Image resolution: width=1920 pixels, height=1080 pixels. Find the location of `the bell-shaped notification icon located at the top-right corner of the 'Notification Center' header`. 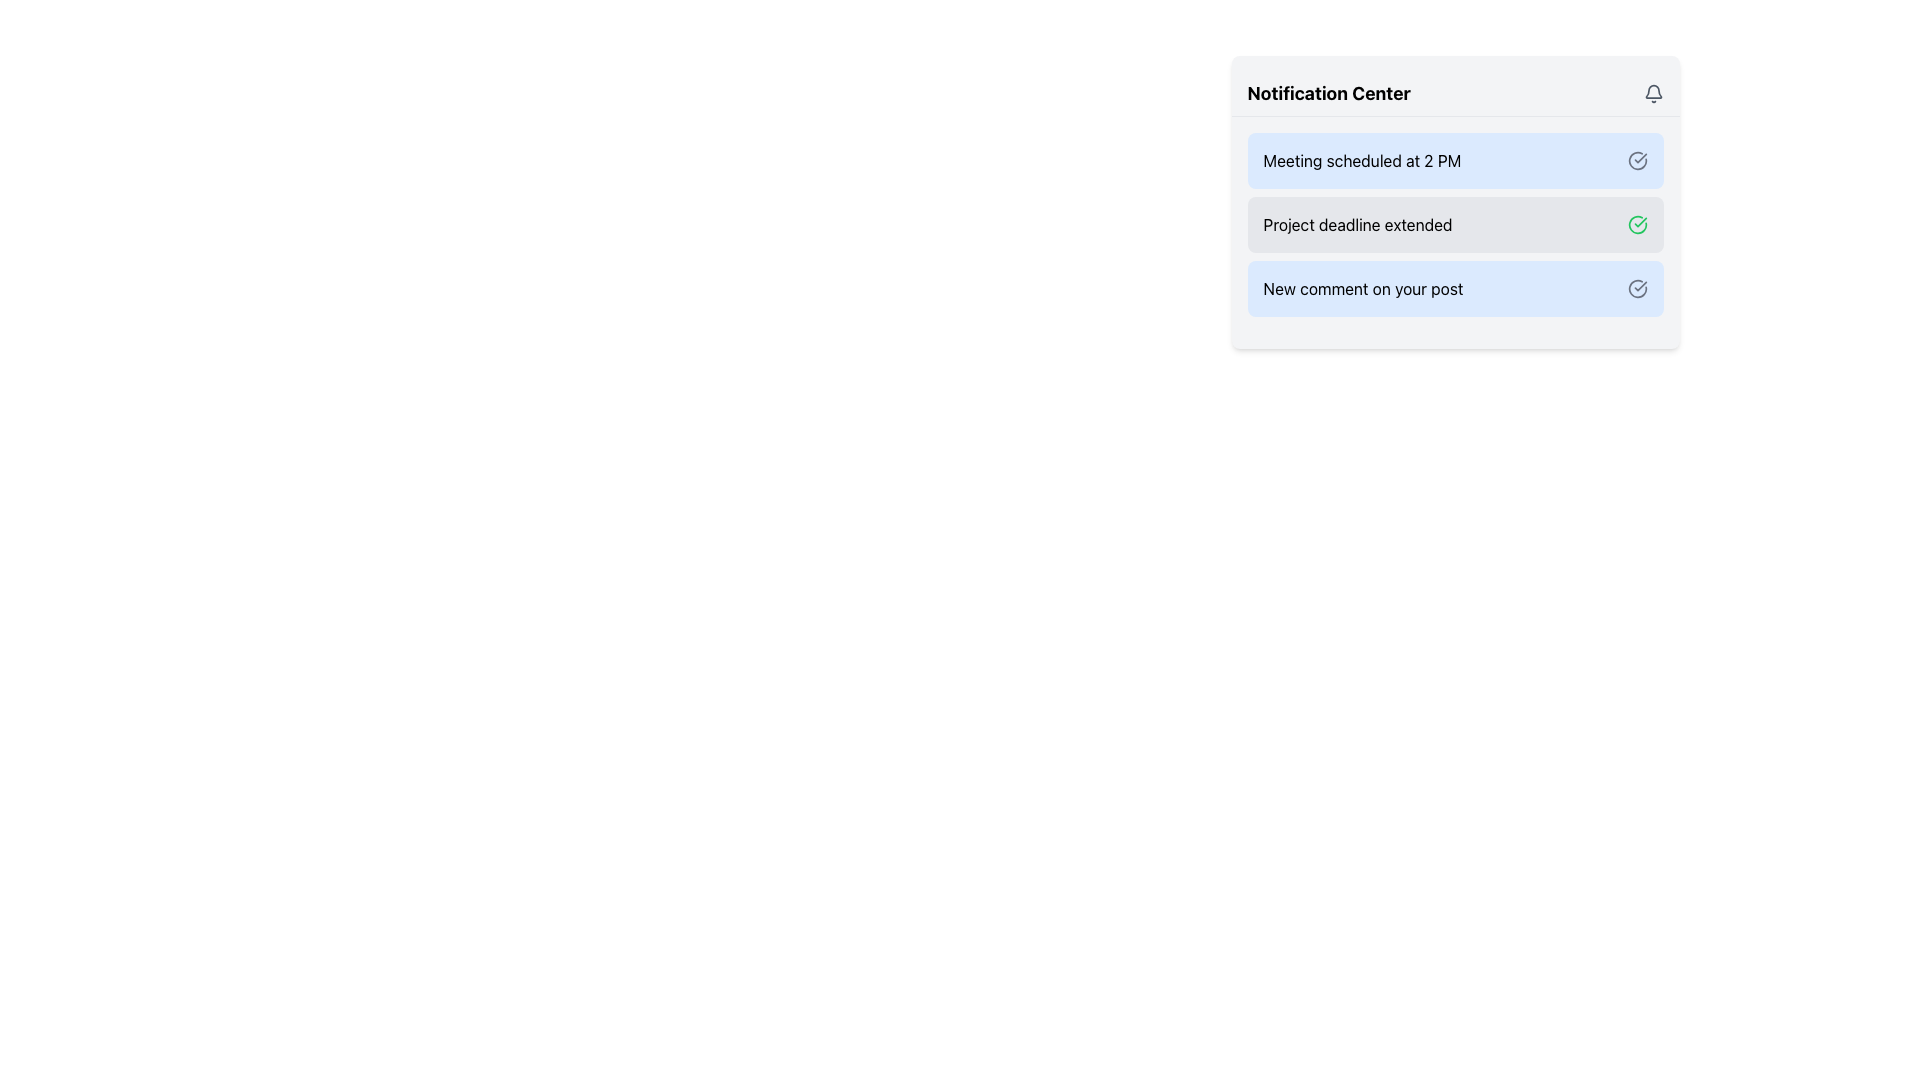

the bell-shaped notification icon located at the top-right corner of the 'Notification Center' header is located at coordinates (1653, 93).